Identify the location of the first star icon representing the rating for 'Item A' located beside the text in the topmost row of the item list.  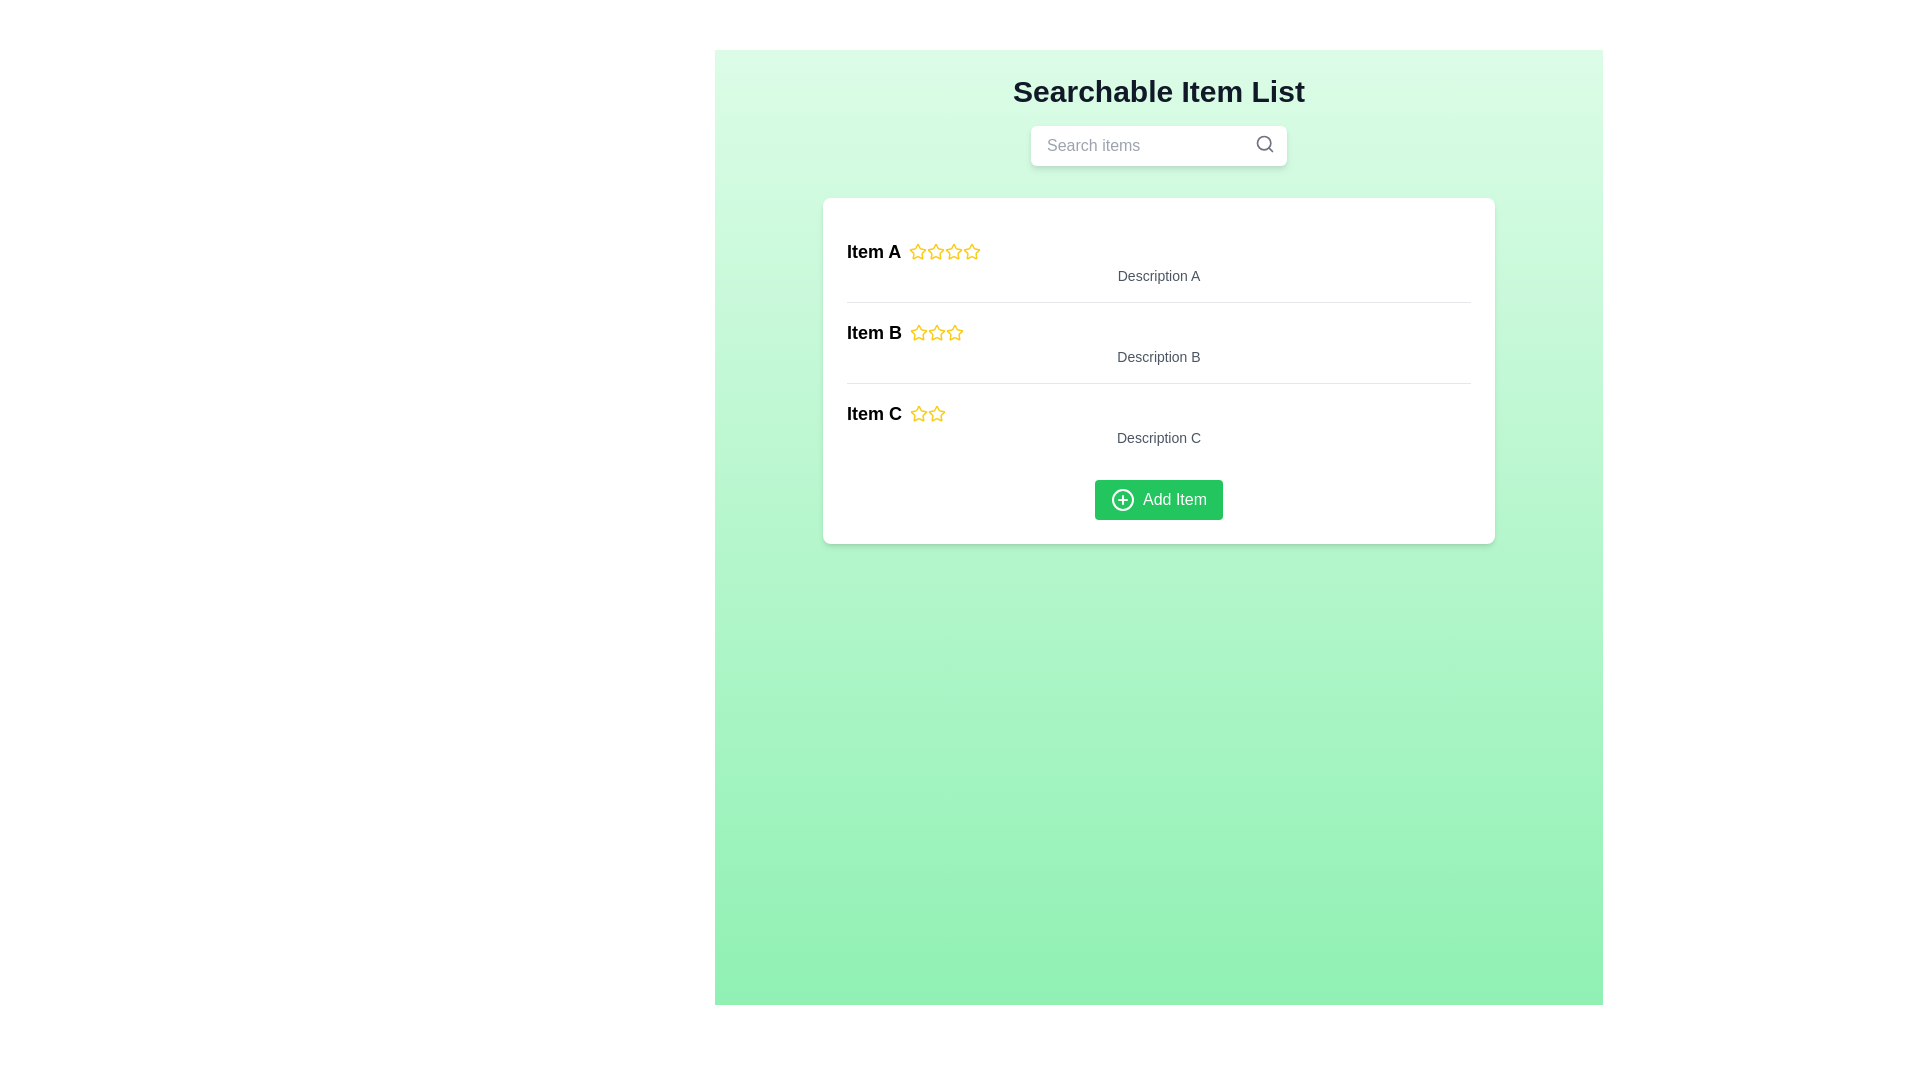
(917, 250).